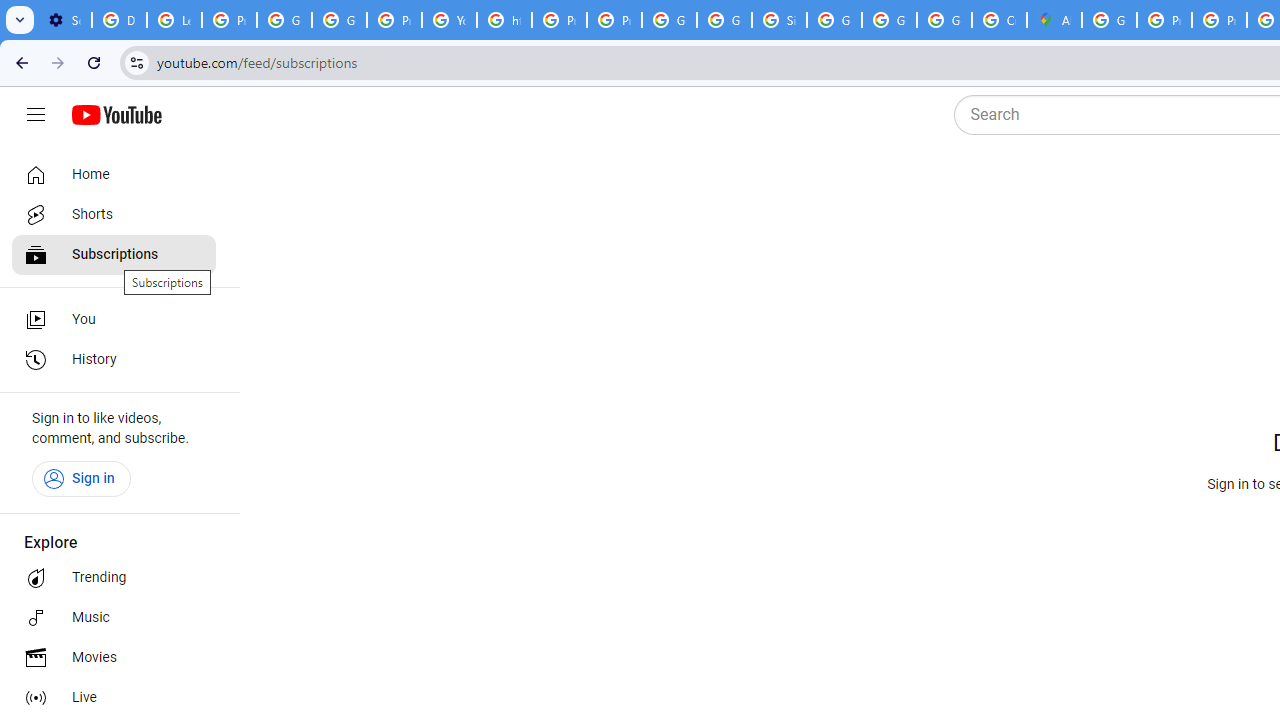 Image resolution: width=1280 pixels, height=720 pixels. I want to click on 'YouTube', so click(448, 20).